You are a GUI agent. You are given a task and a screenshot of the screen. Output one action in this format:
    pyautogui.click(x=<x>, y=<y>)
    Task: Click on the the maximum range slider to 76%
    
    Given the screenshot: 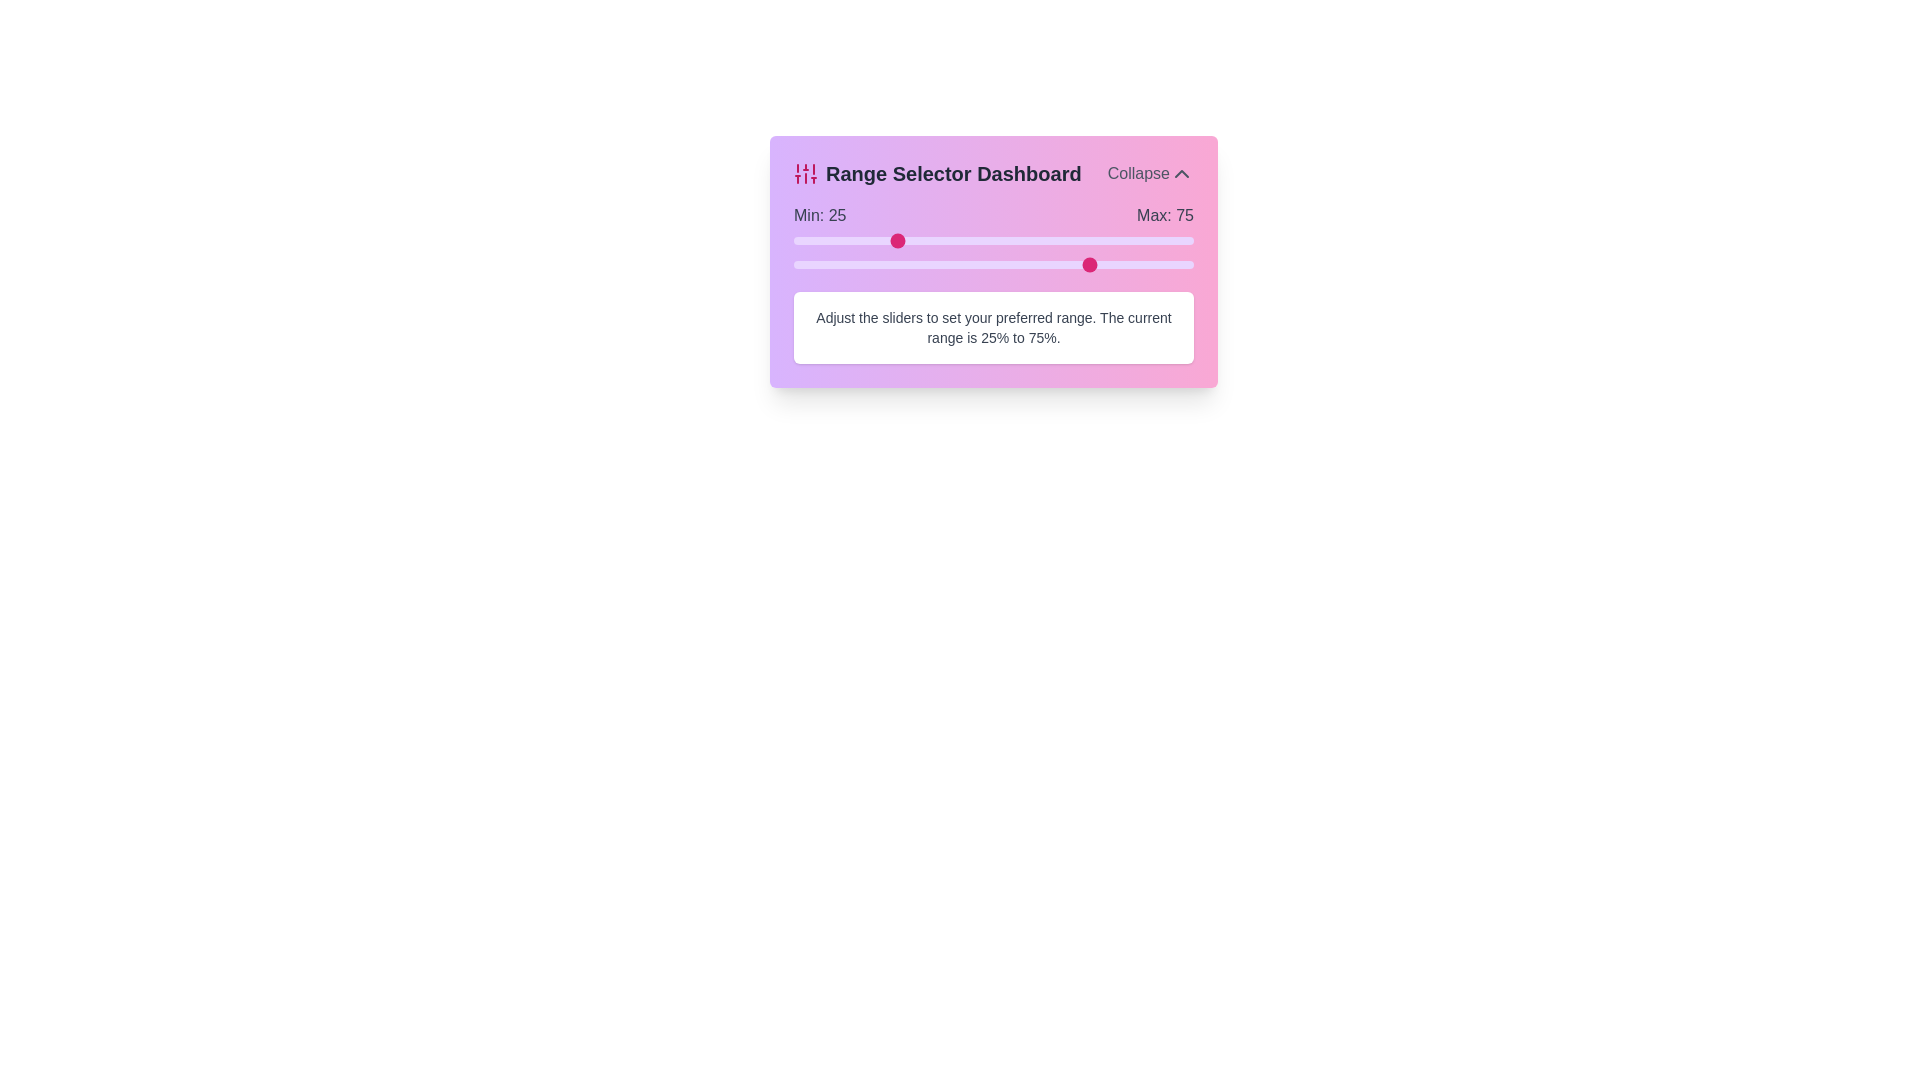 What is the action you would take?
    pyautogui.click(x=1097, y=264)
    